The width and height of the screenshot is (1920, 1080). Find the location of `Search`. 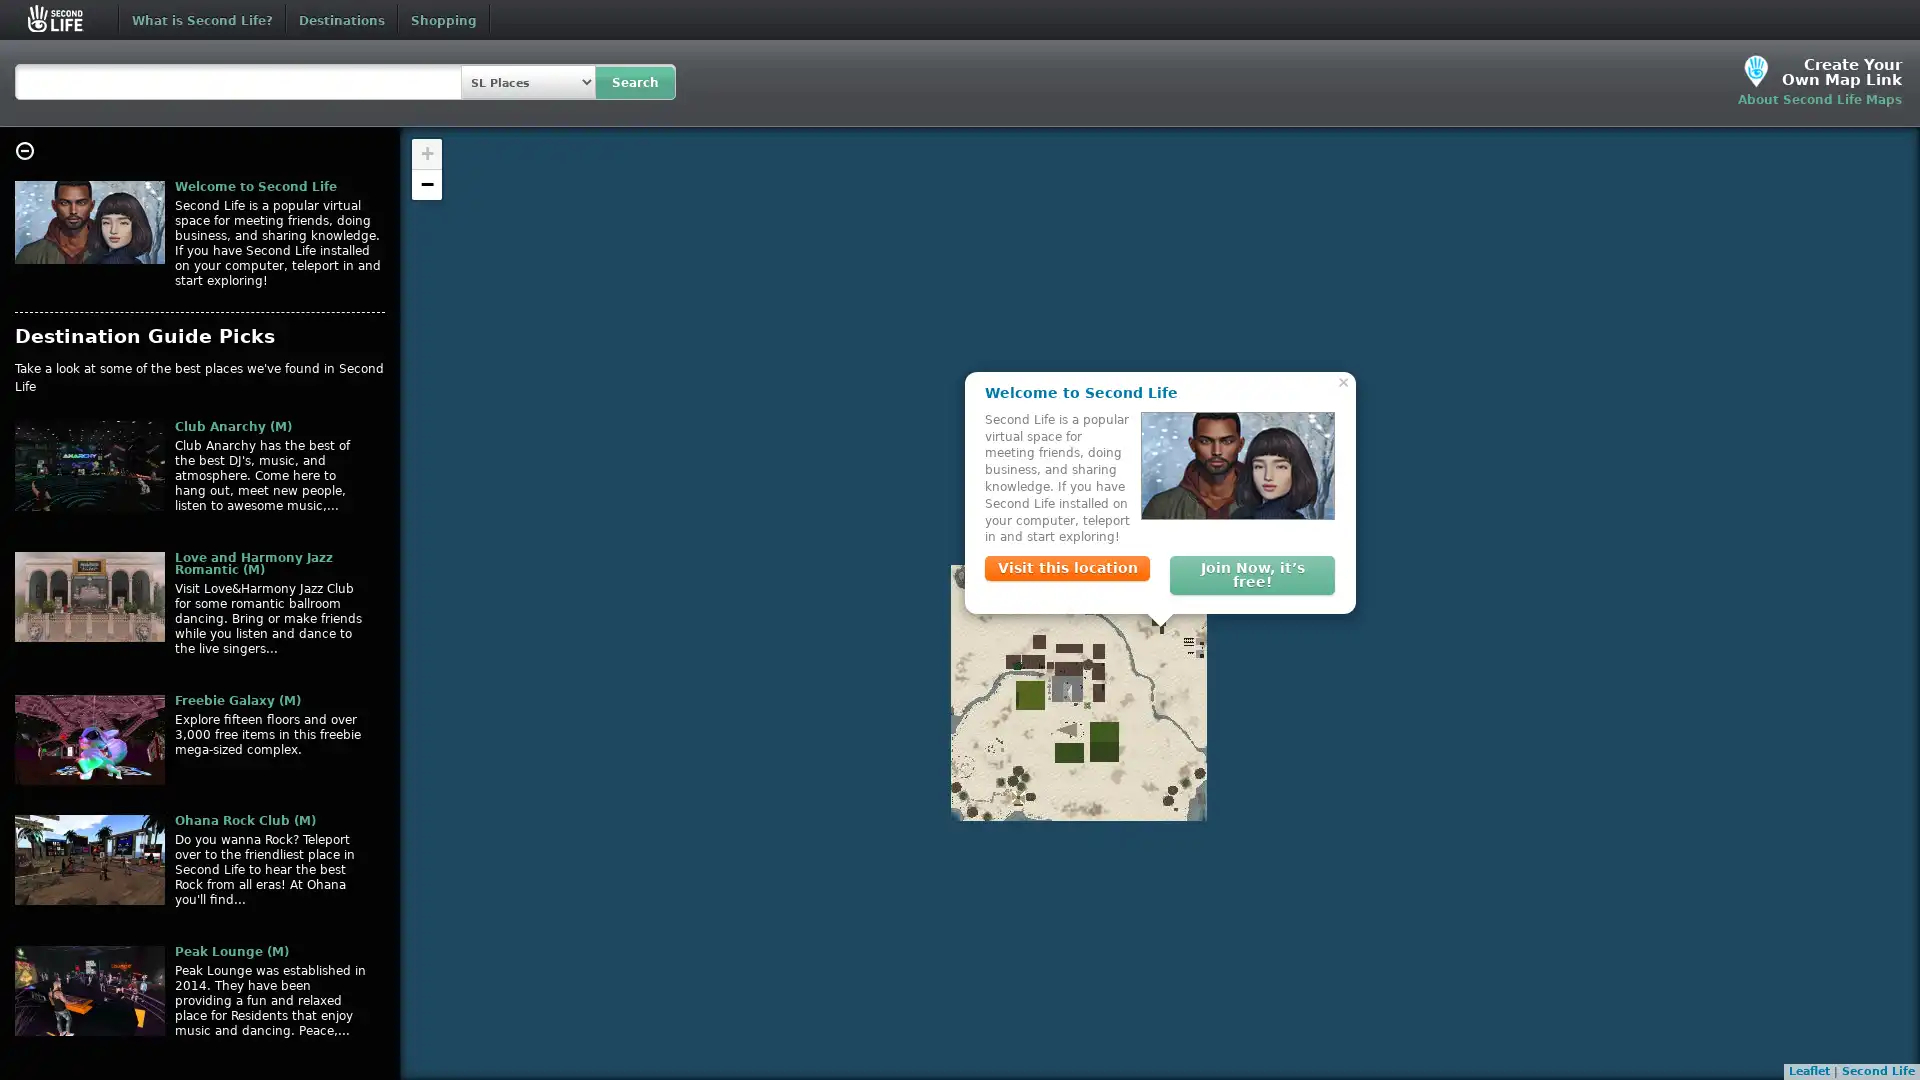

Search is located at coordinates (634, 83).